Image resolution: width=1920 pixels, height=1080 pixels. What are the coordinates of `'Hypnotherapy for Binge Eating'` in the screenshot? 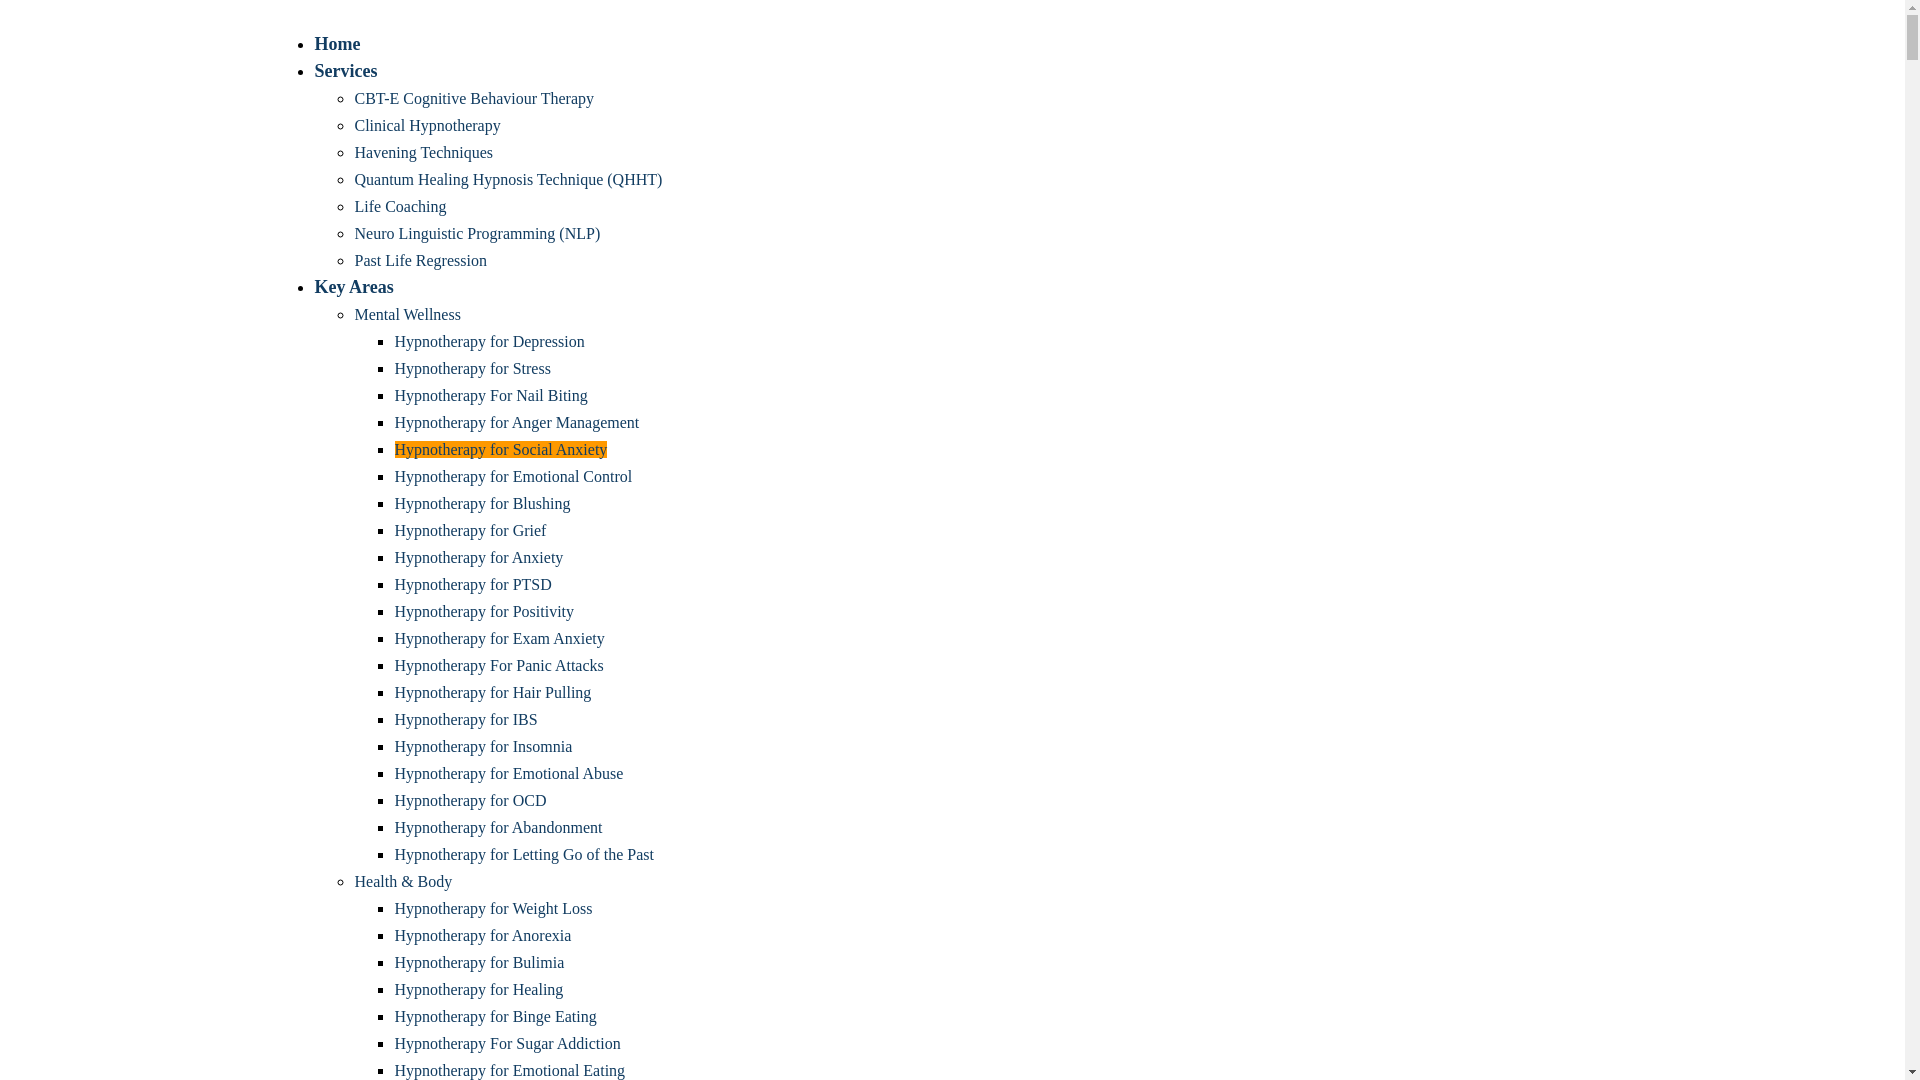 It's located at (494, 1016).